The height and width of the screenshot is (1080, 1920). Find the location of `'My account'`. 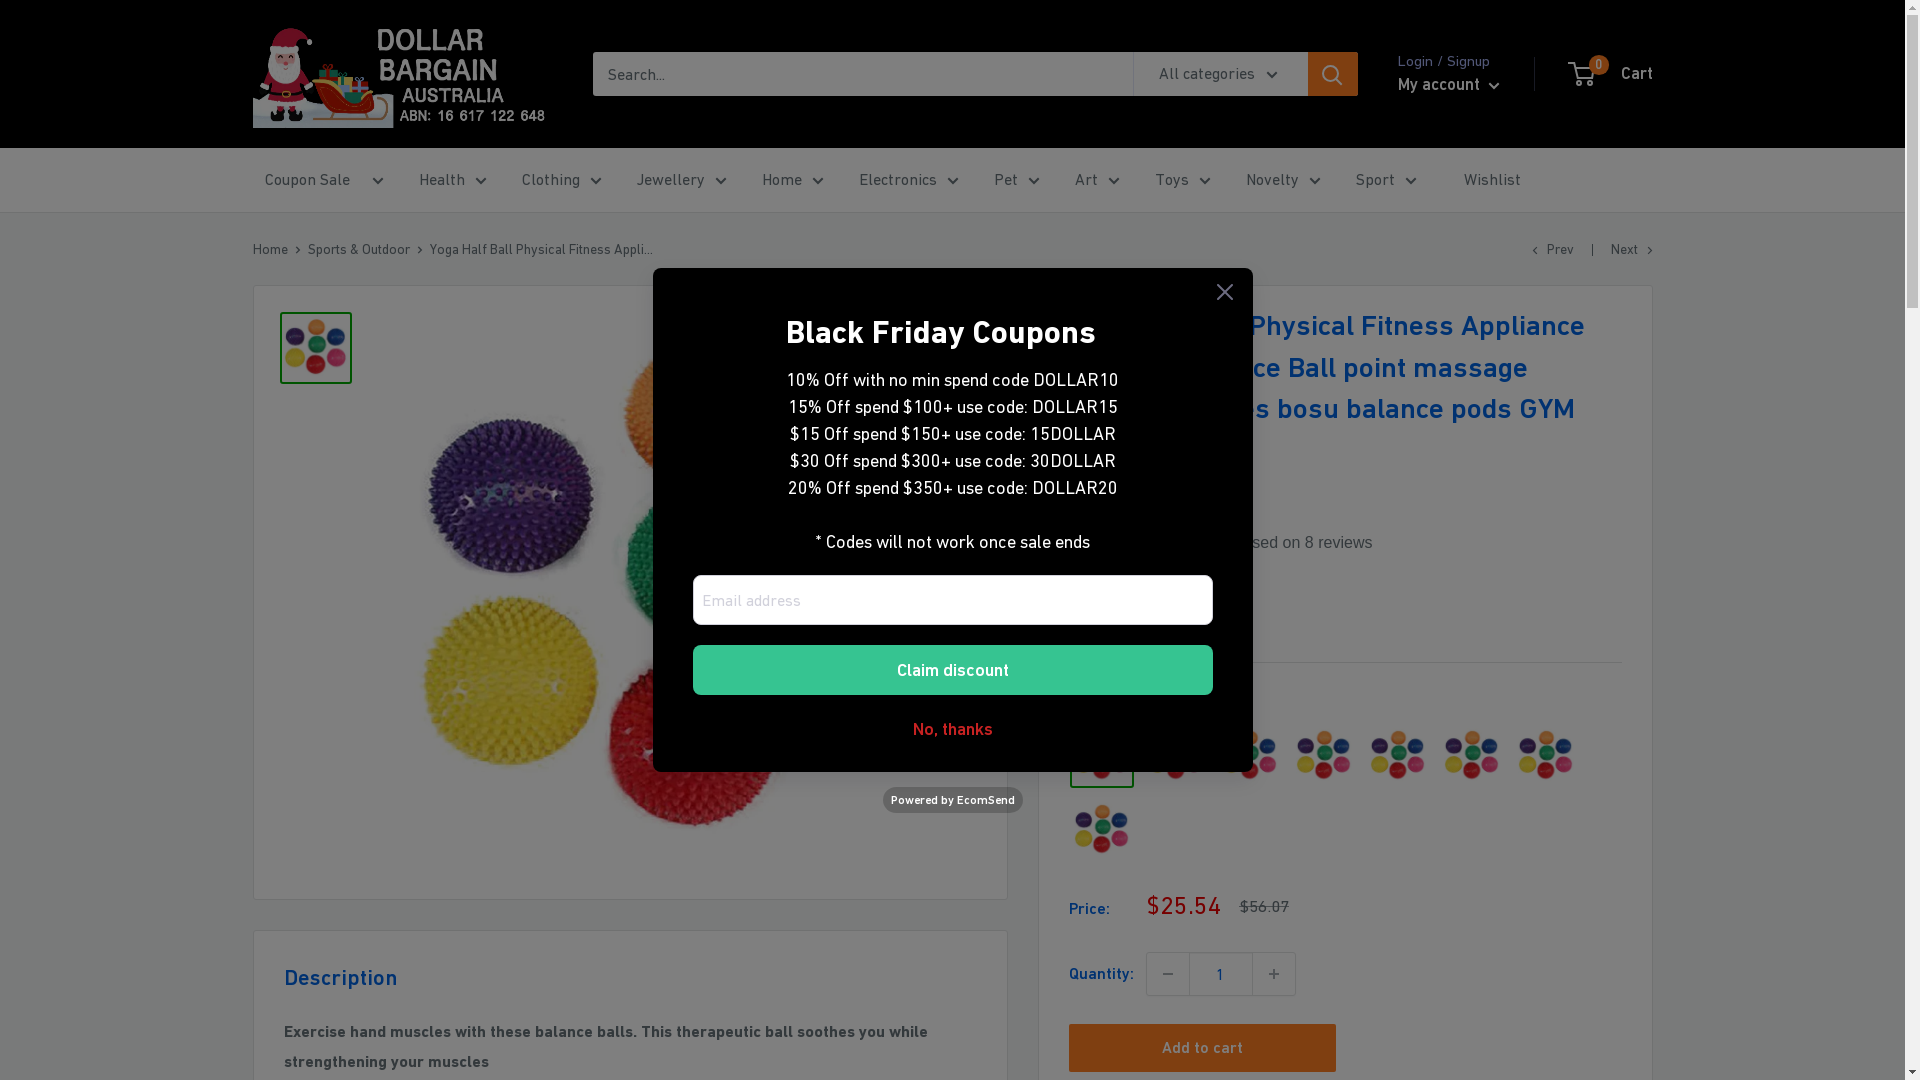

'My account' is located at coordinates (1449, 83).